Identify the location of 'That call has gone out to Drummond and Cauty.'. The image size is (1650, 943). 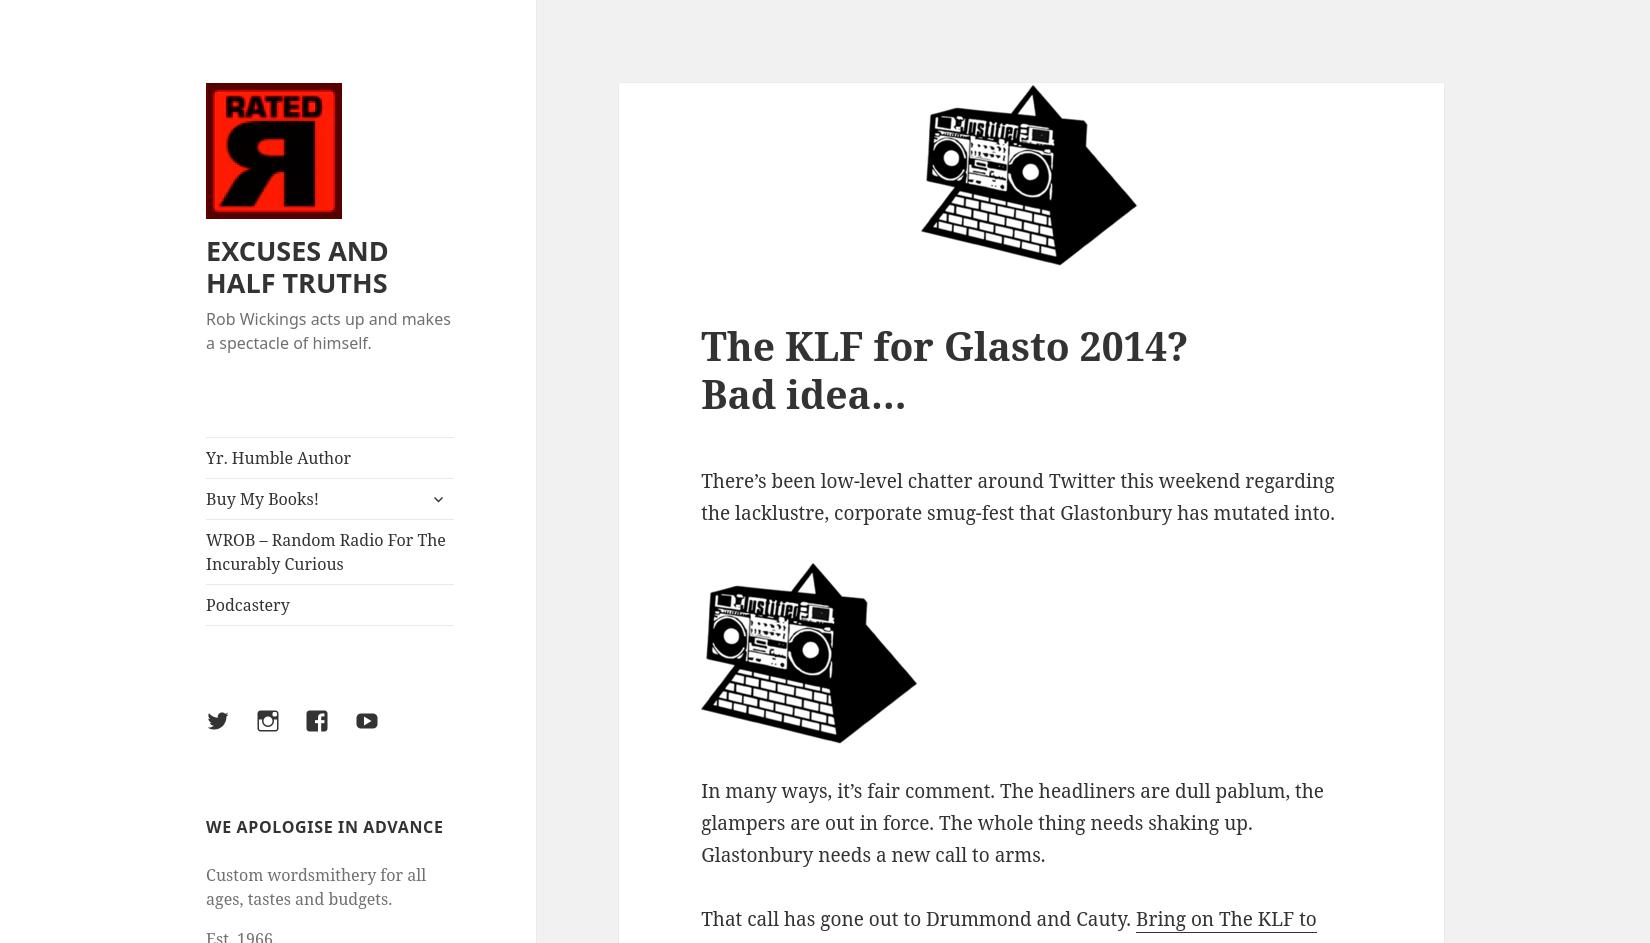
(918, 917).